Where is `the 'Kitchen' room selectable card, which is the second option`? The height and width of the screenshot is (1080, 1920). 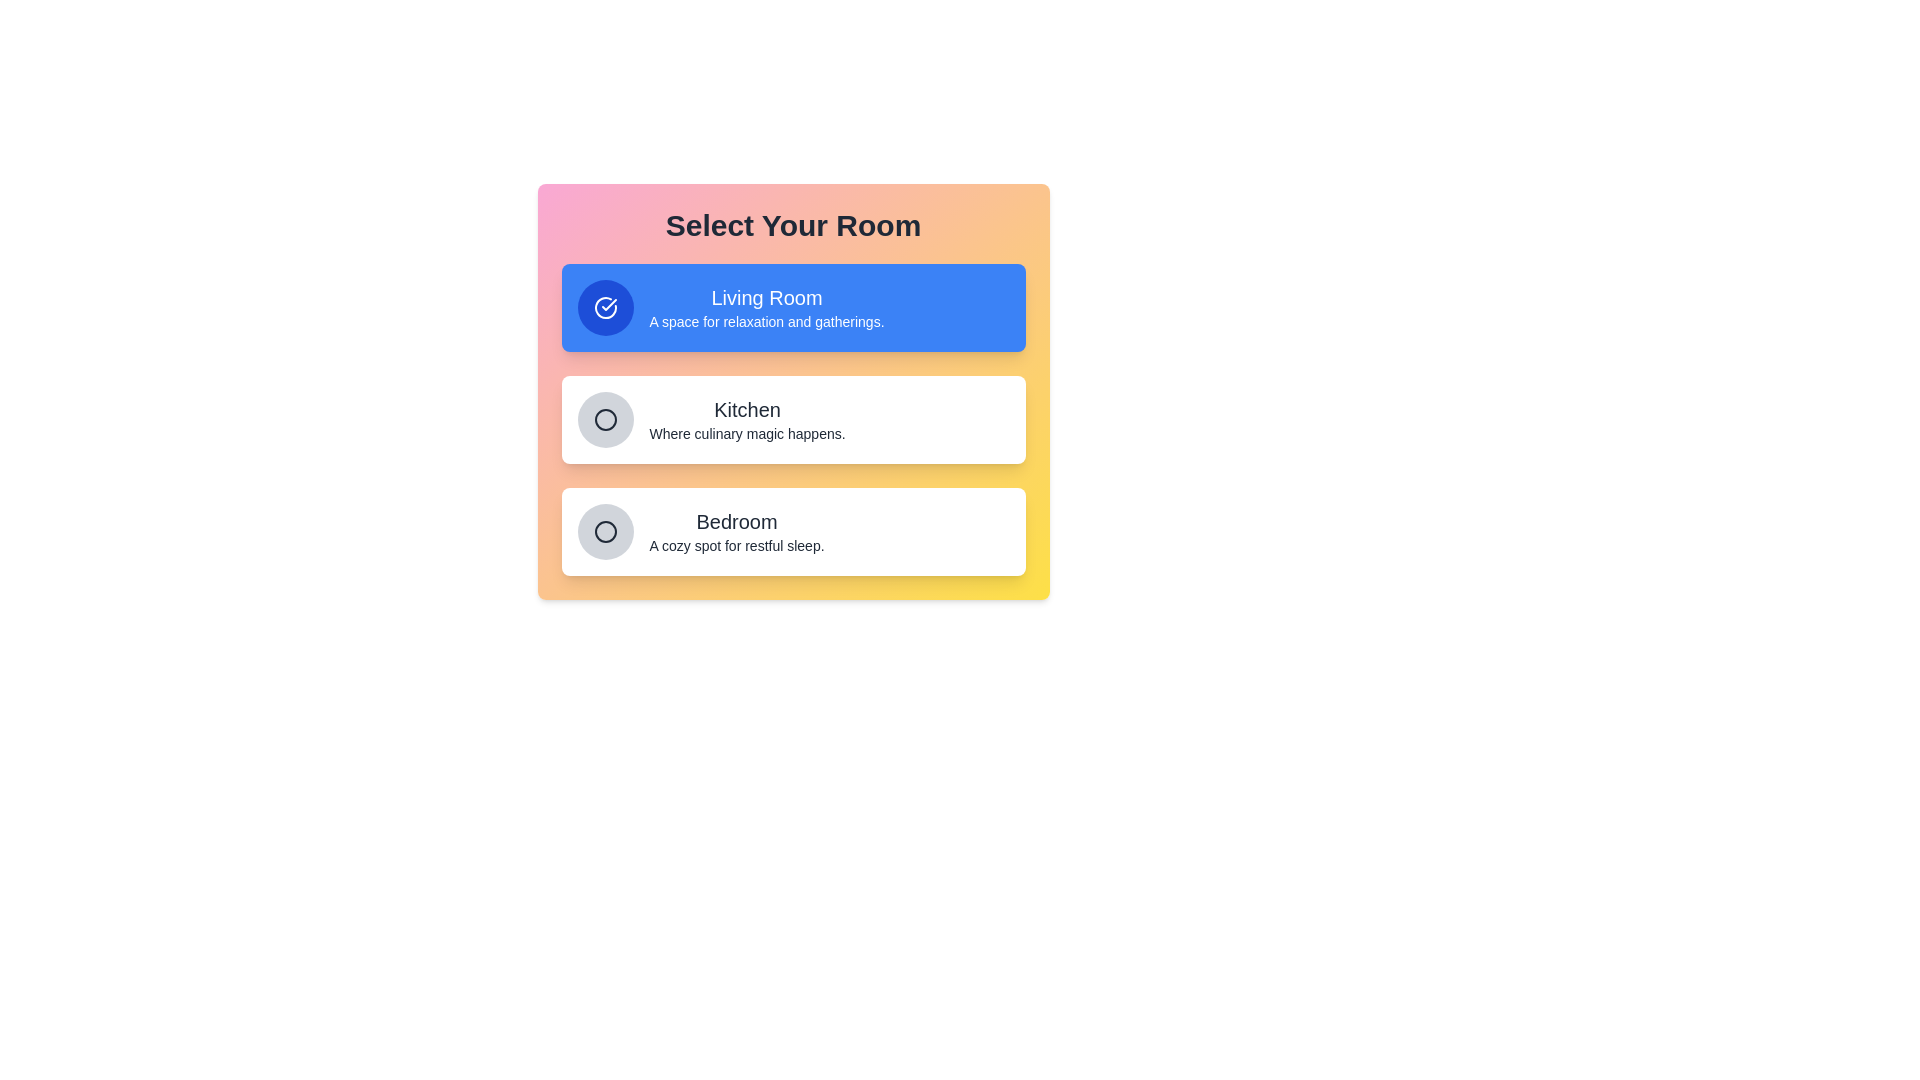
the 'Kitchen' room selectable card, which is the second option is located at coordinates (792, 419).